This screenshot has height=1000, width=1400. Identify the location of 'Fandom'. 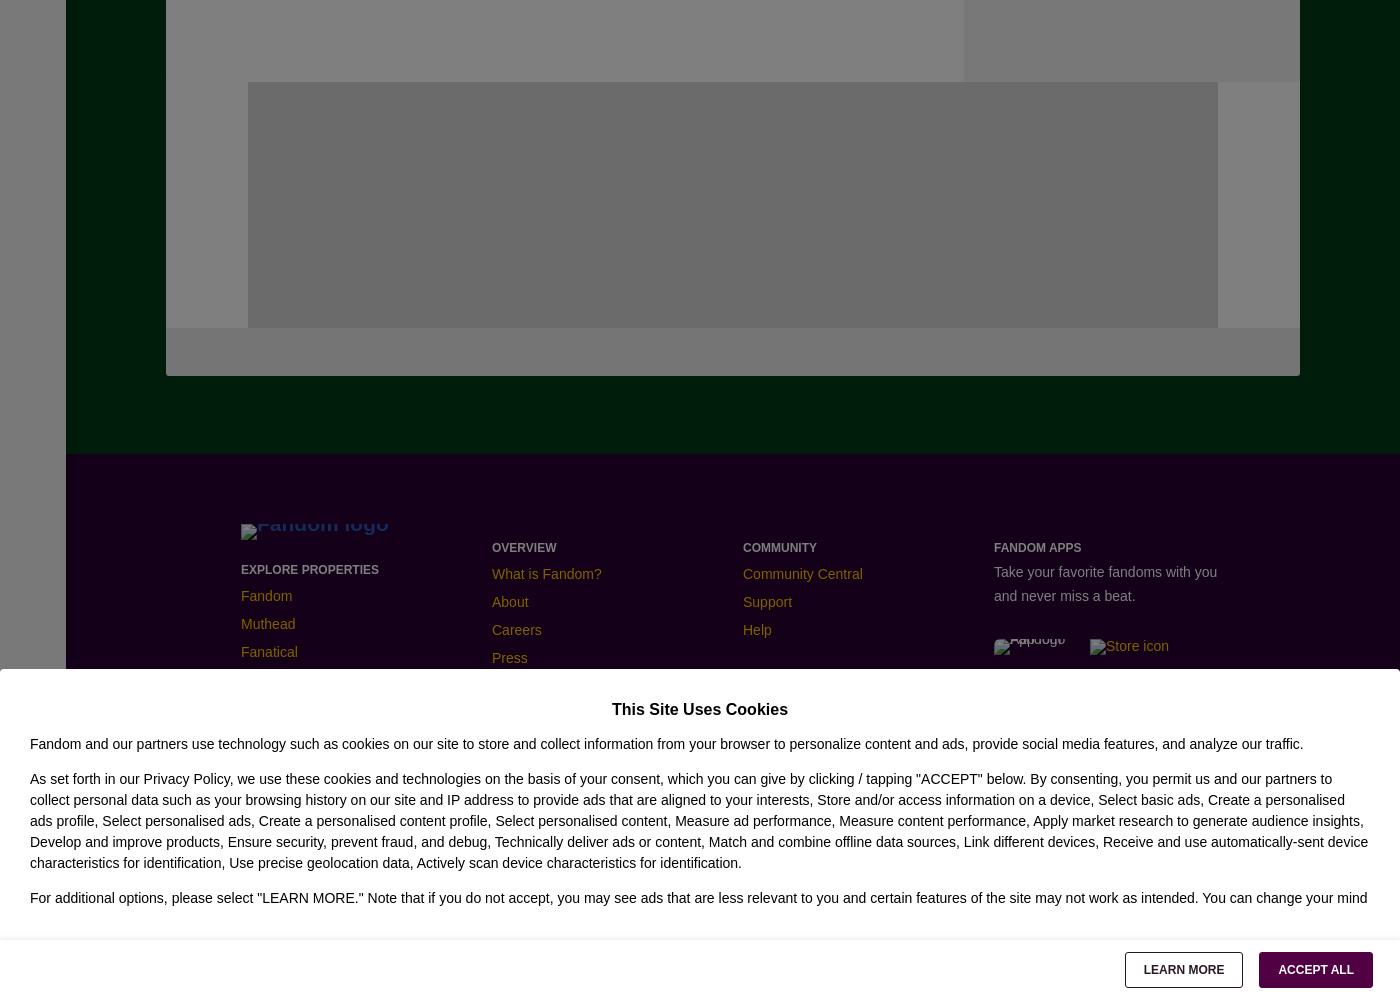
(266, 594).